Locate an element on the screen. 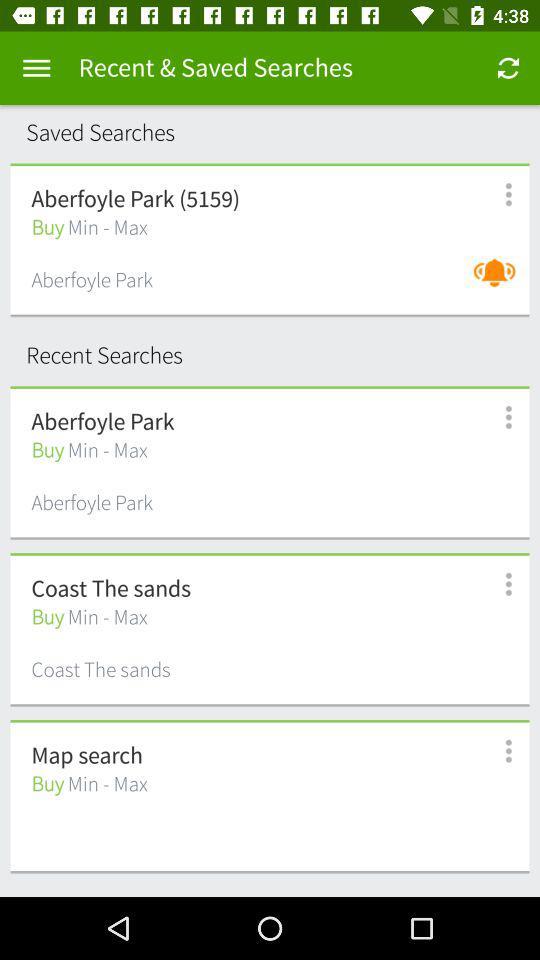 The width and height of the screenshot is (540, 960). the notification button is located at coordinates (498, 282).